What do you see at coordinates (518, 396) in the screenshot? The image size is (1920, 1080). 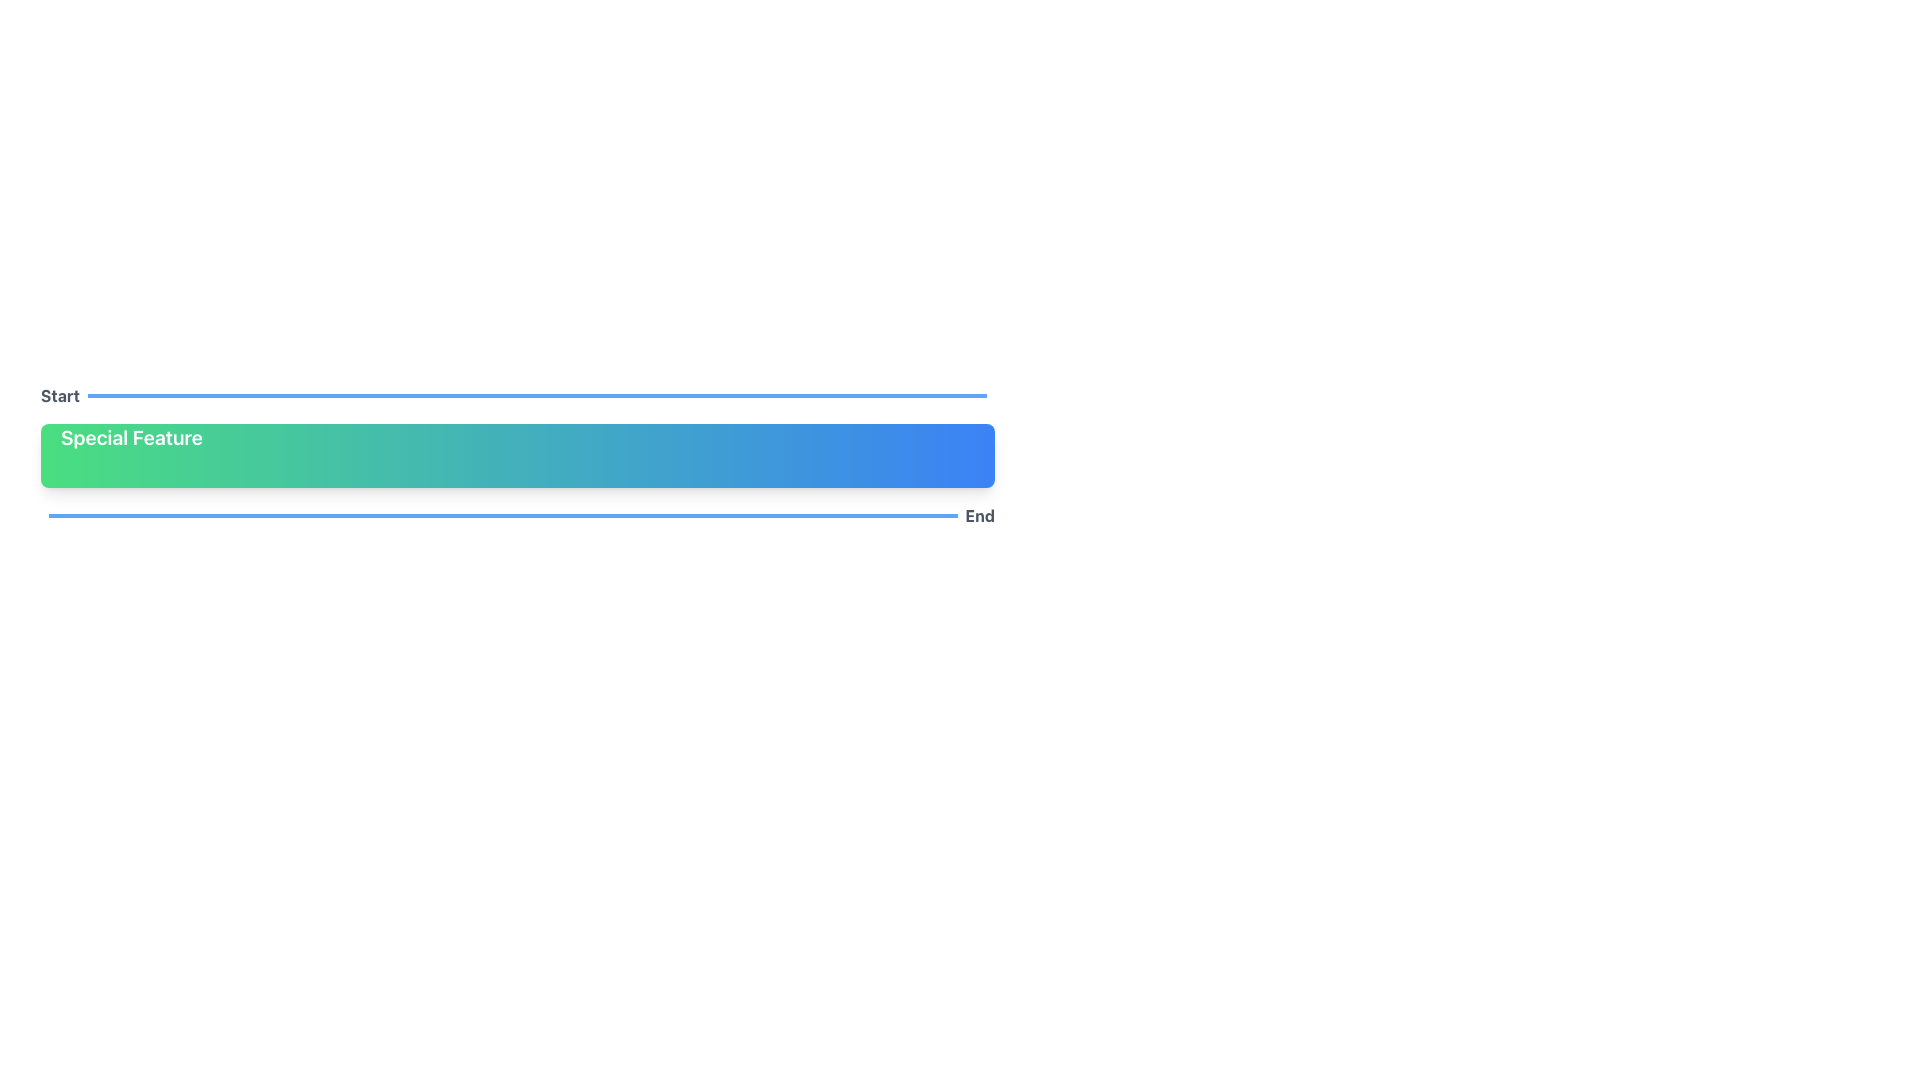 I see `the 'Start' text of the Label with decorative element, which features a bold gray text aligned to the left and a thin blue bar extending to the right` at bounding box center [518, 396].